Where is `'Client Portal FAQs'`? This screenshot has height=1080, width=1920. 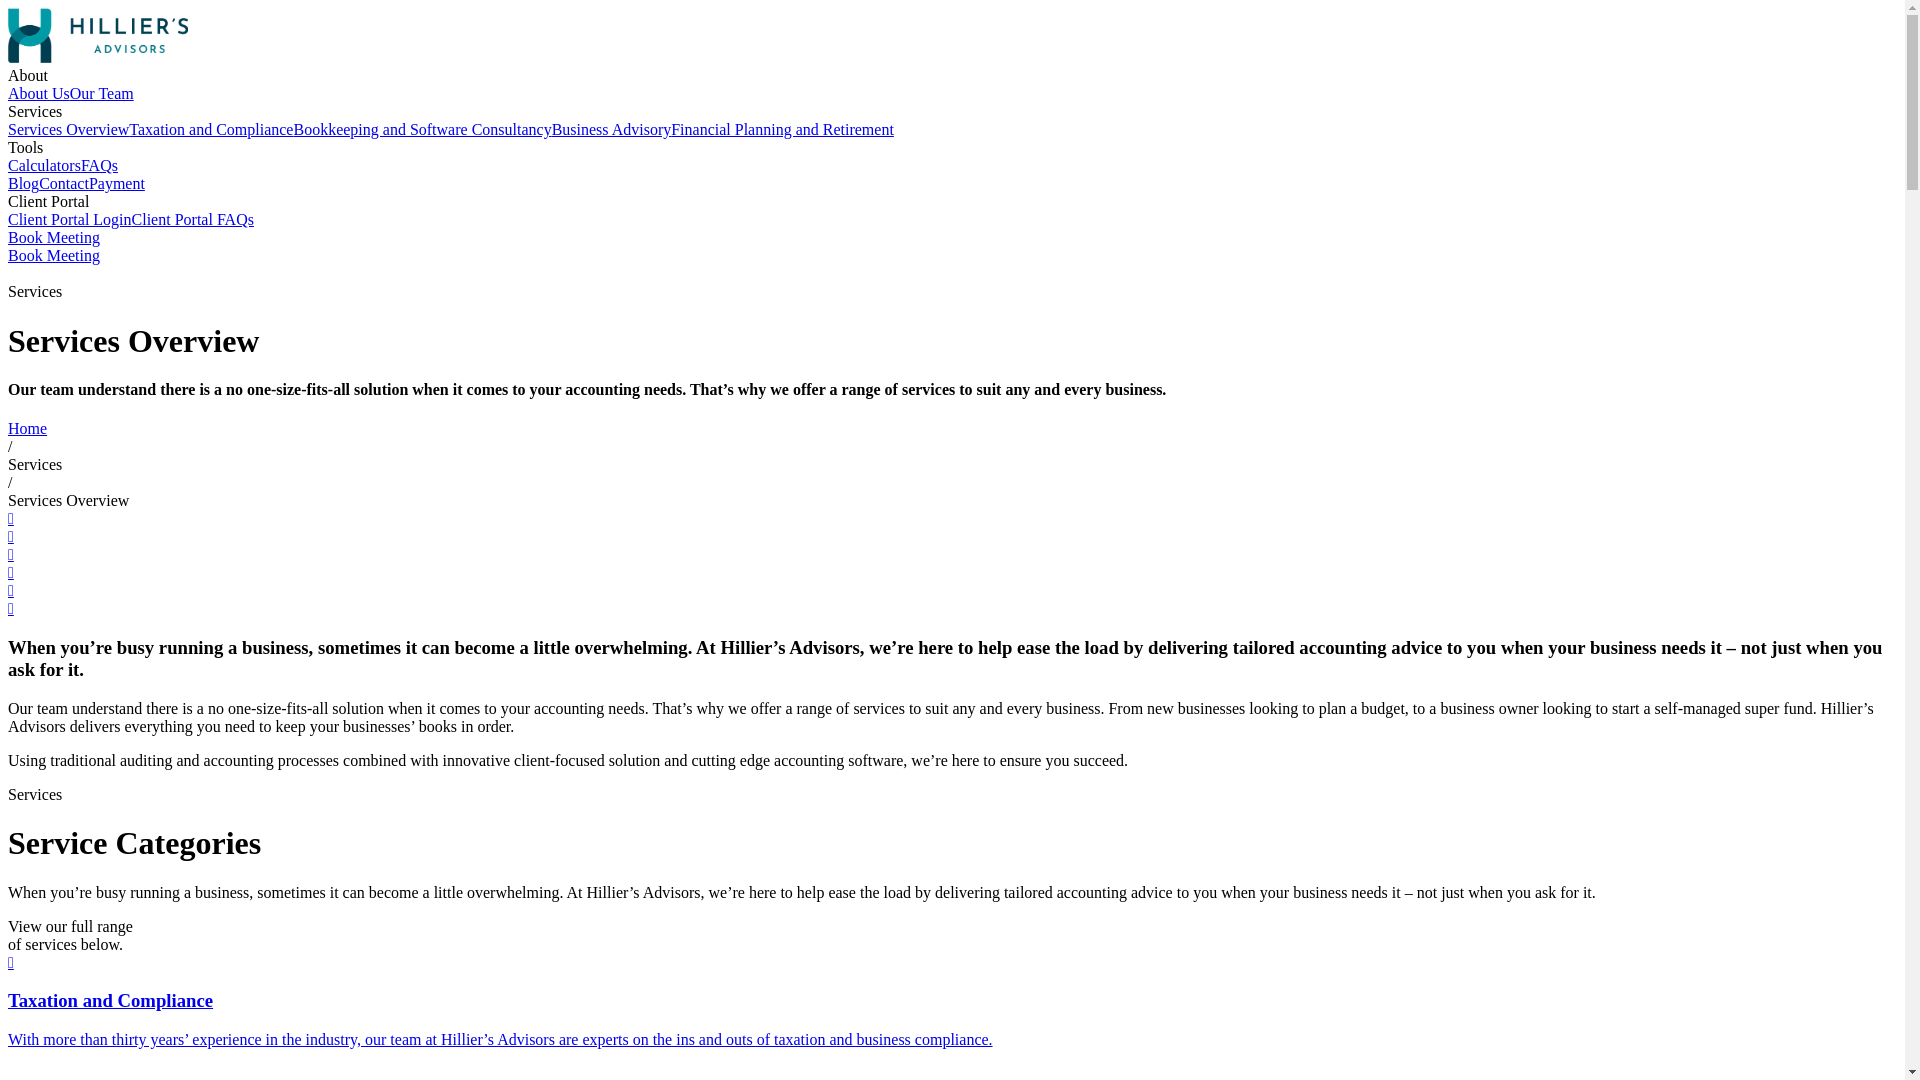
'Client Portal FAQs' is located at coordinates (192, 219).